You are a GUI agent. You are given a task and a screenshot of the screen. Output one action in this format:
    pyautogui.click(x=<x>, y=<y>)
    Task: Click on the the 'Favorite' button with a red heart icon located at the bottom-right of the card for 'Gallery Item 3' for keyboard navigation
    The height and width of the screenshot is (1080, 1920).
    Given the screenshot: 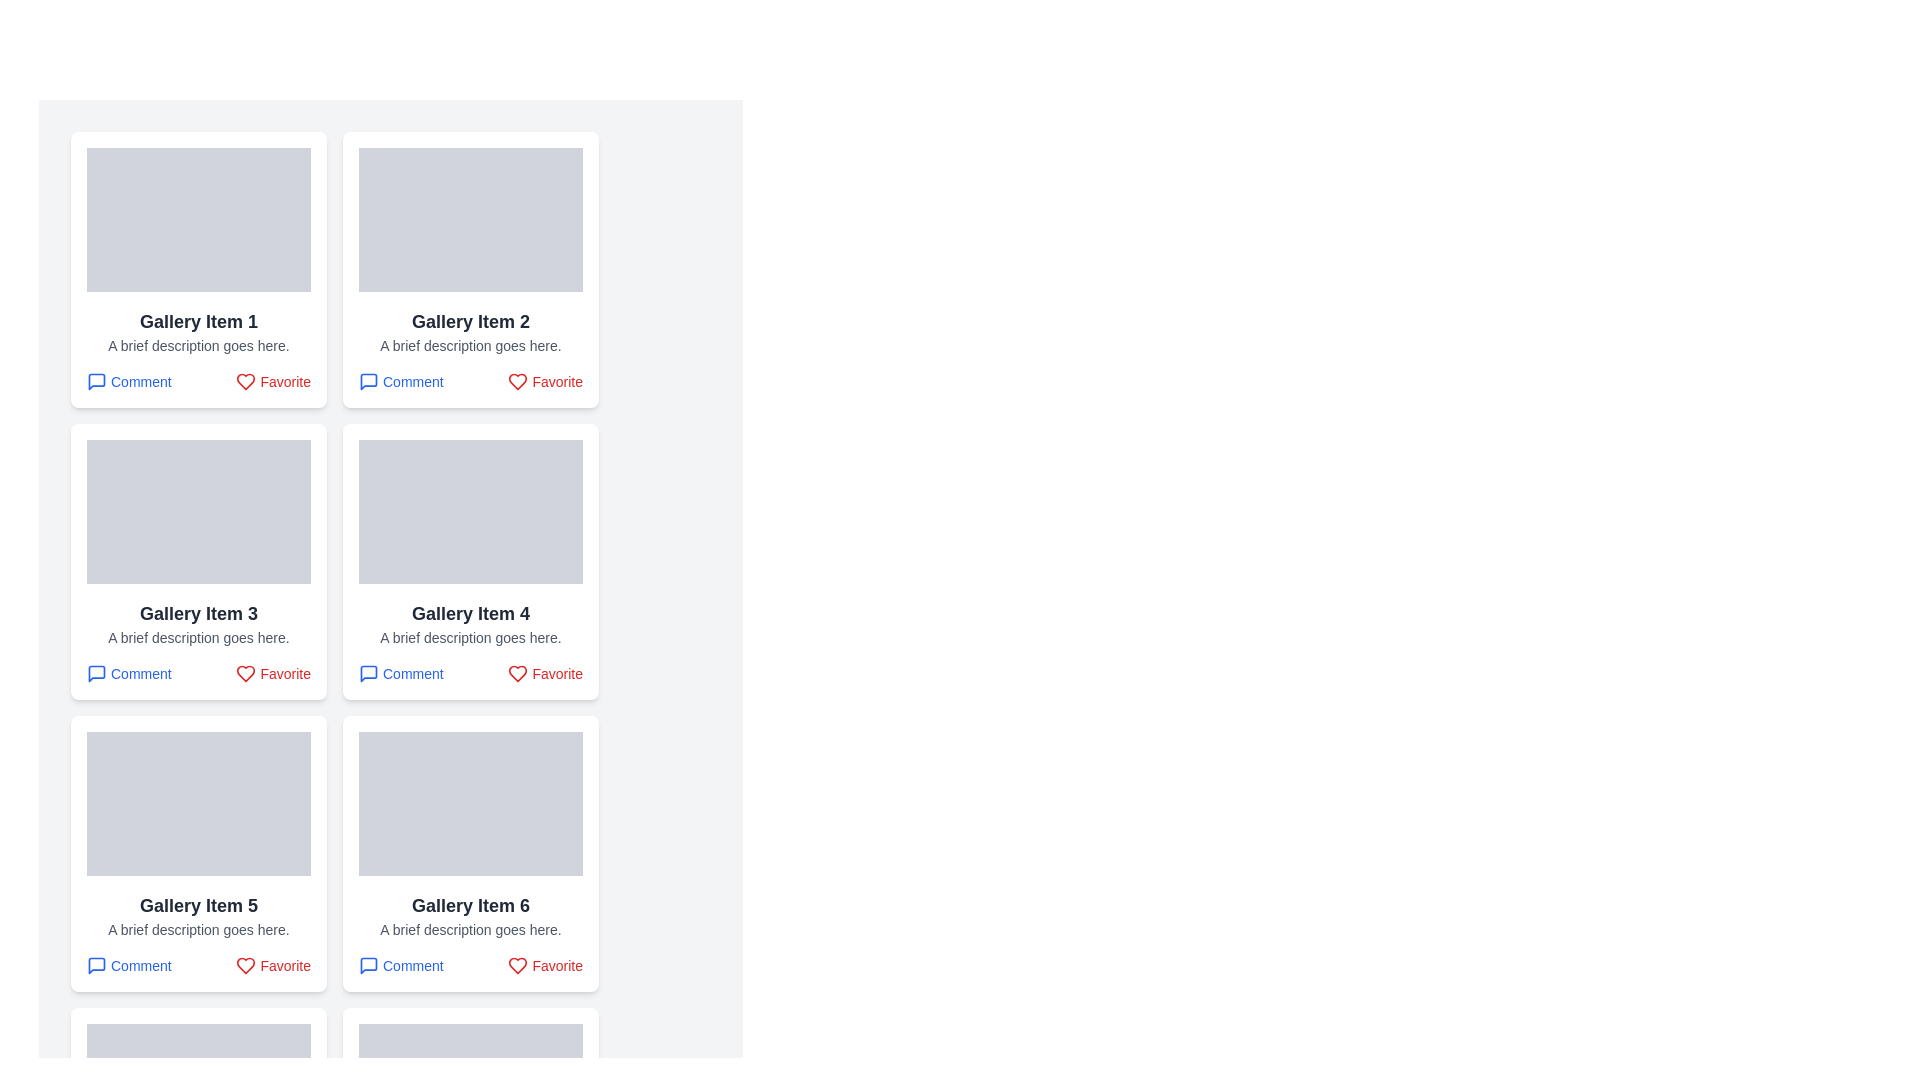 What is the action you would take?
    pyautogui.click(x=272, y=674)
    